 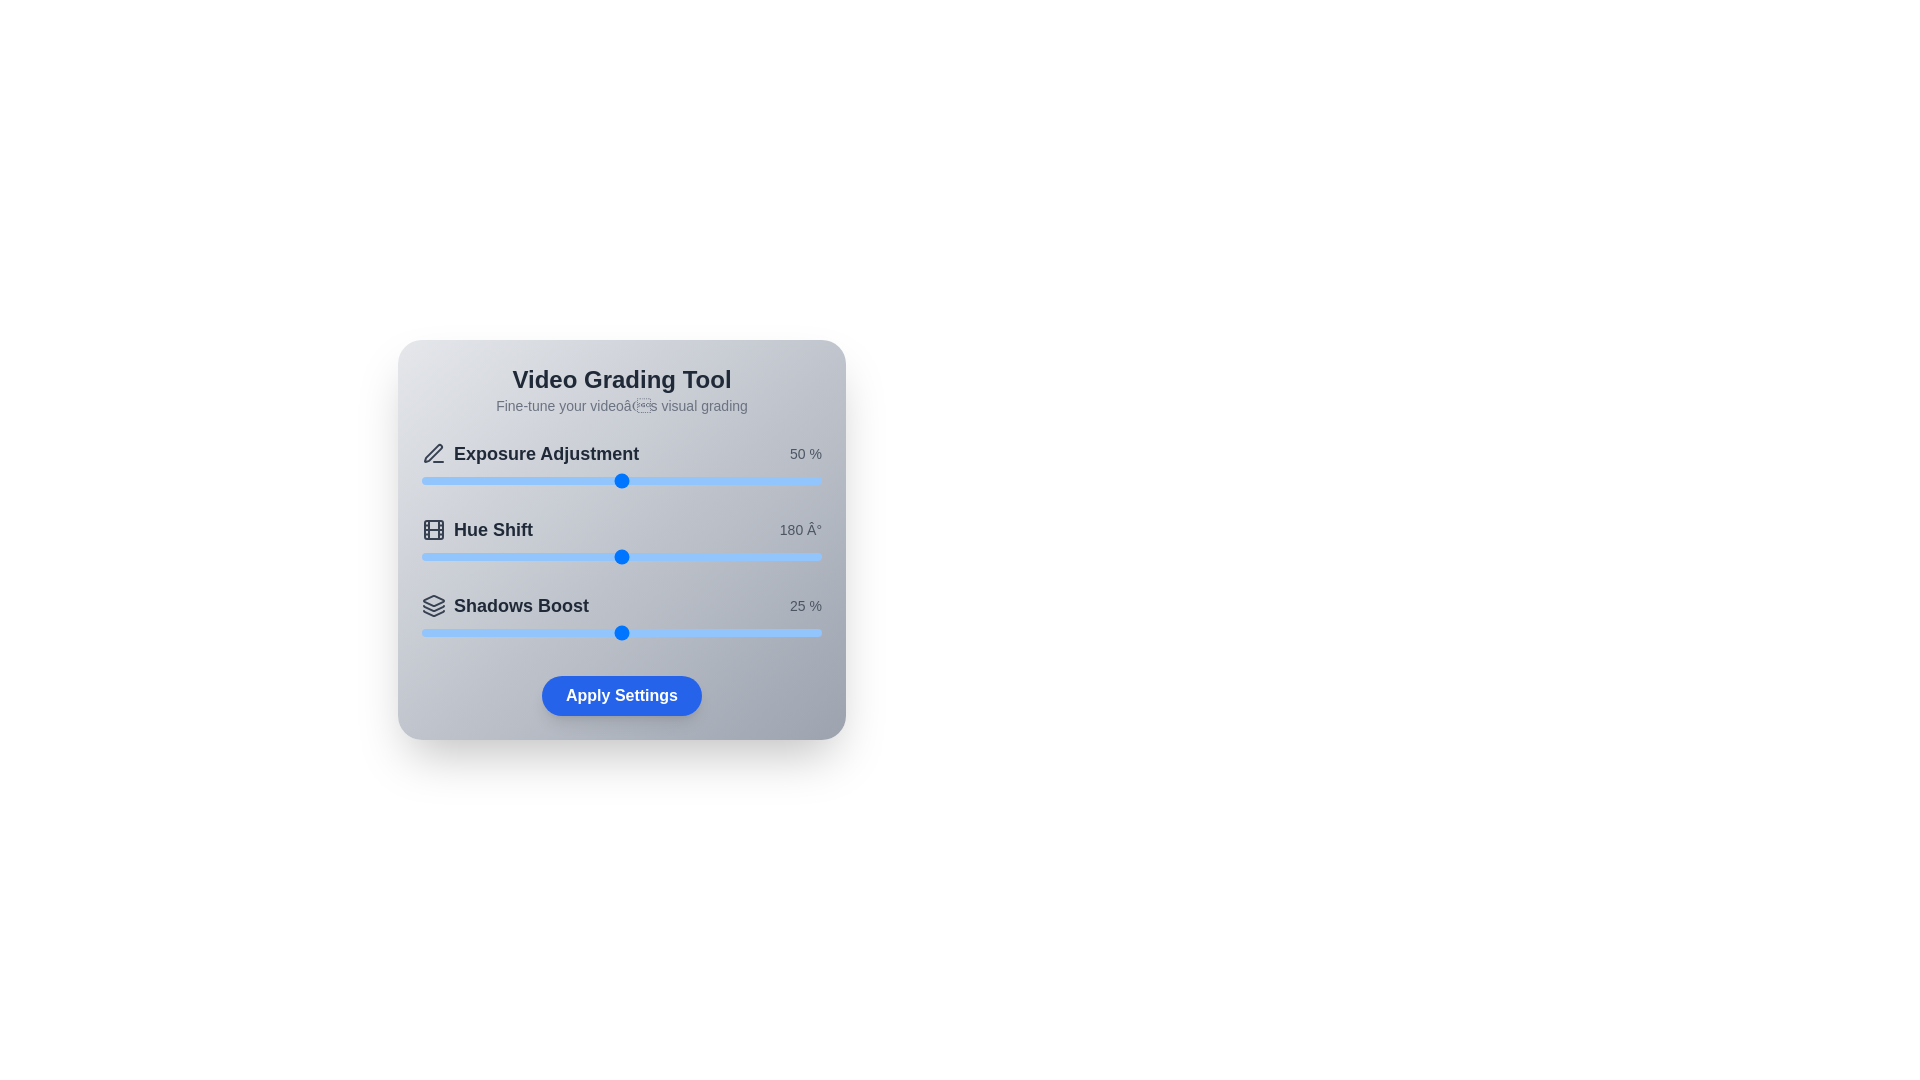 I want to click on the hue shift, so click(x=552, y=556).